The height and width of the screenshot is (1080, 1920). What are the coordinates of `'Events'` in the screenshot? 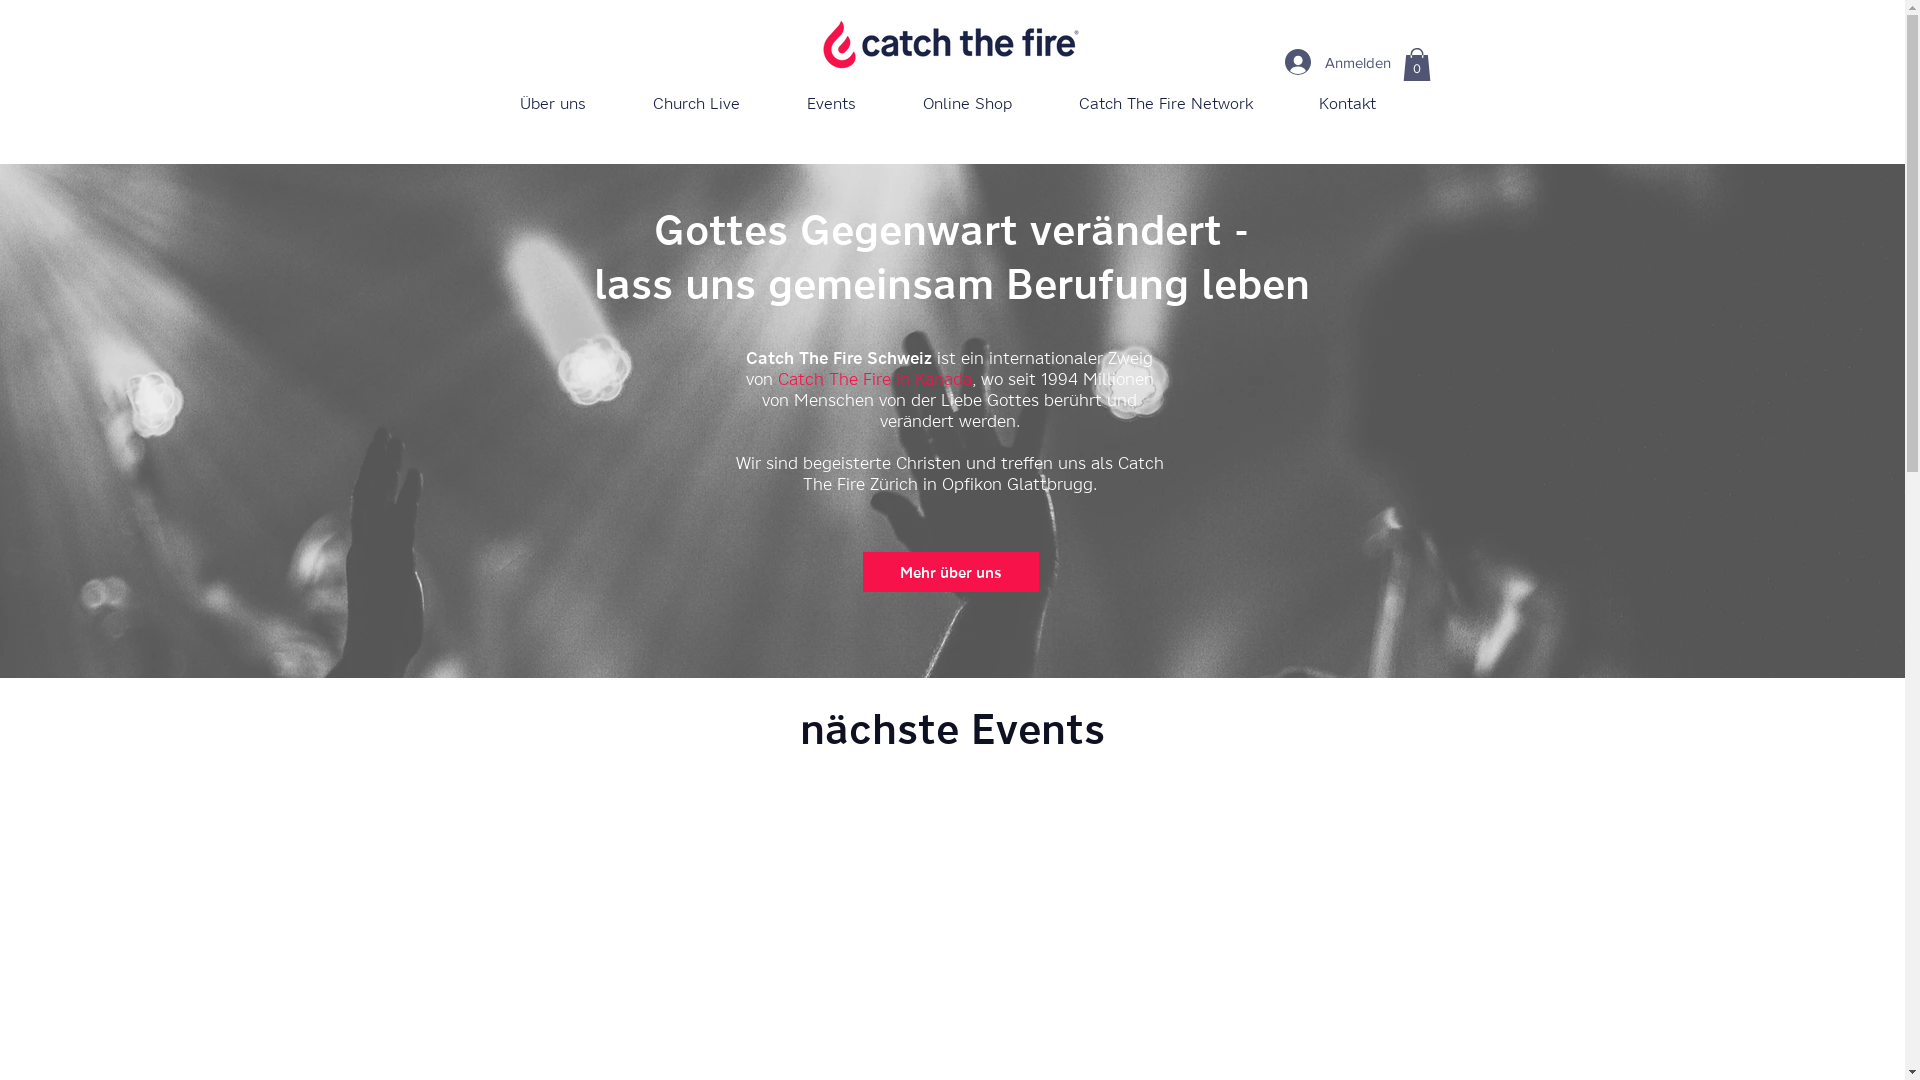 It's located at (831, 103).